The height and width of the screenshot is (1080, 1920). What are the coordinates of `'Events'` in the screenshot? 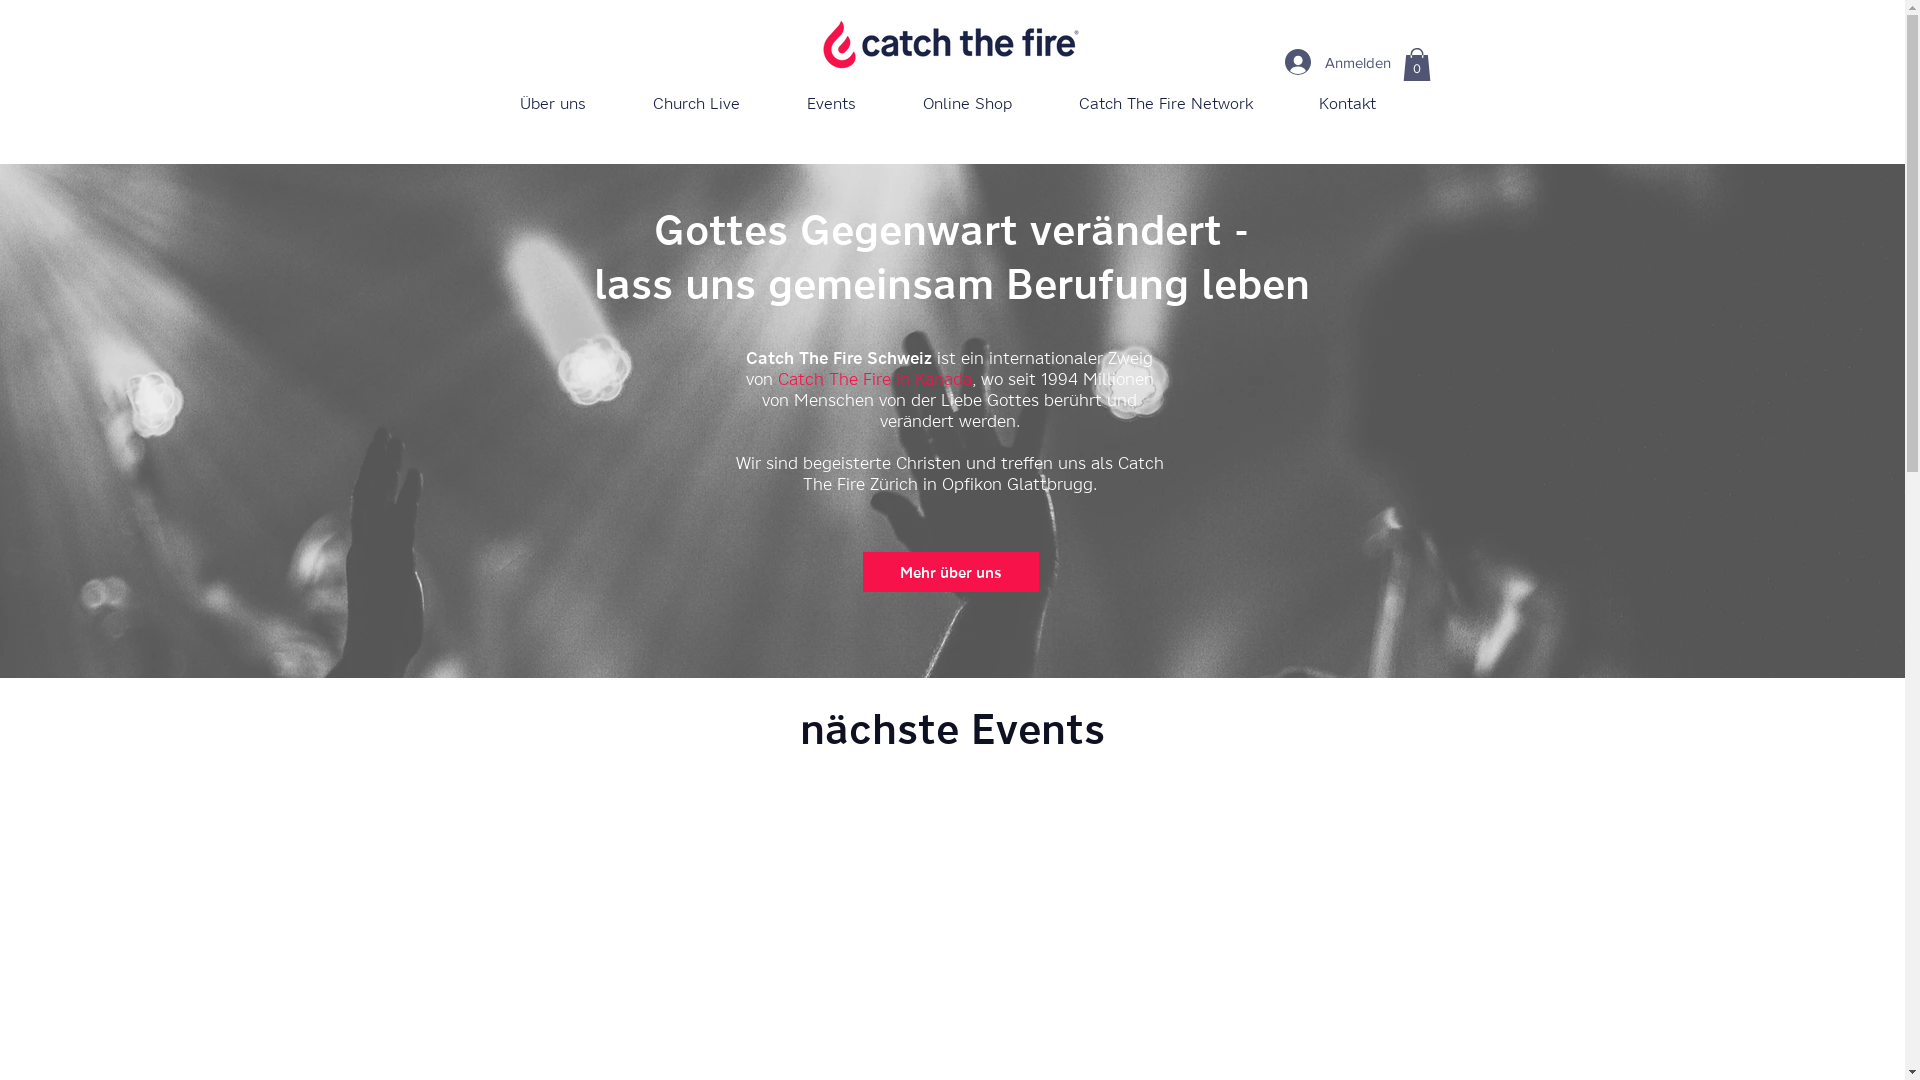 It's located at (831, 103).